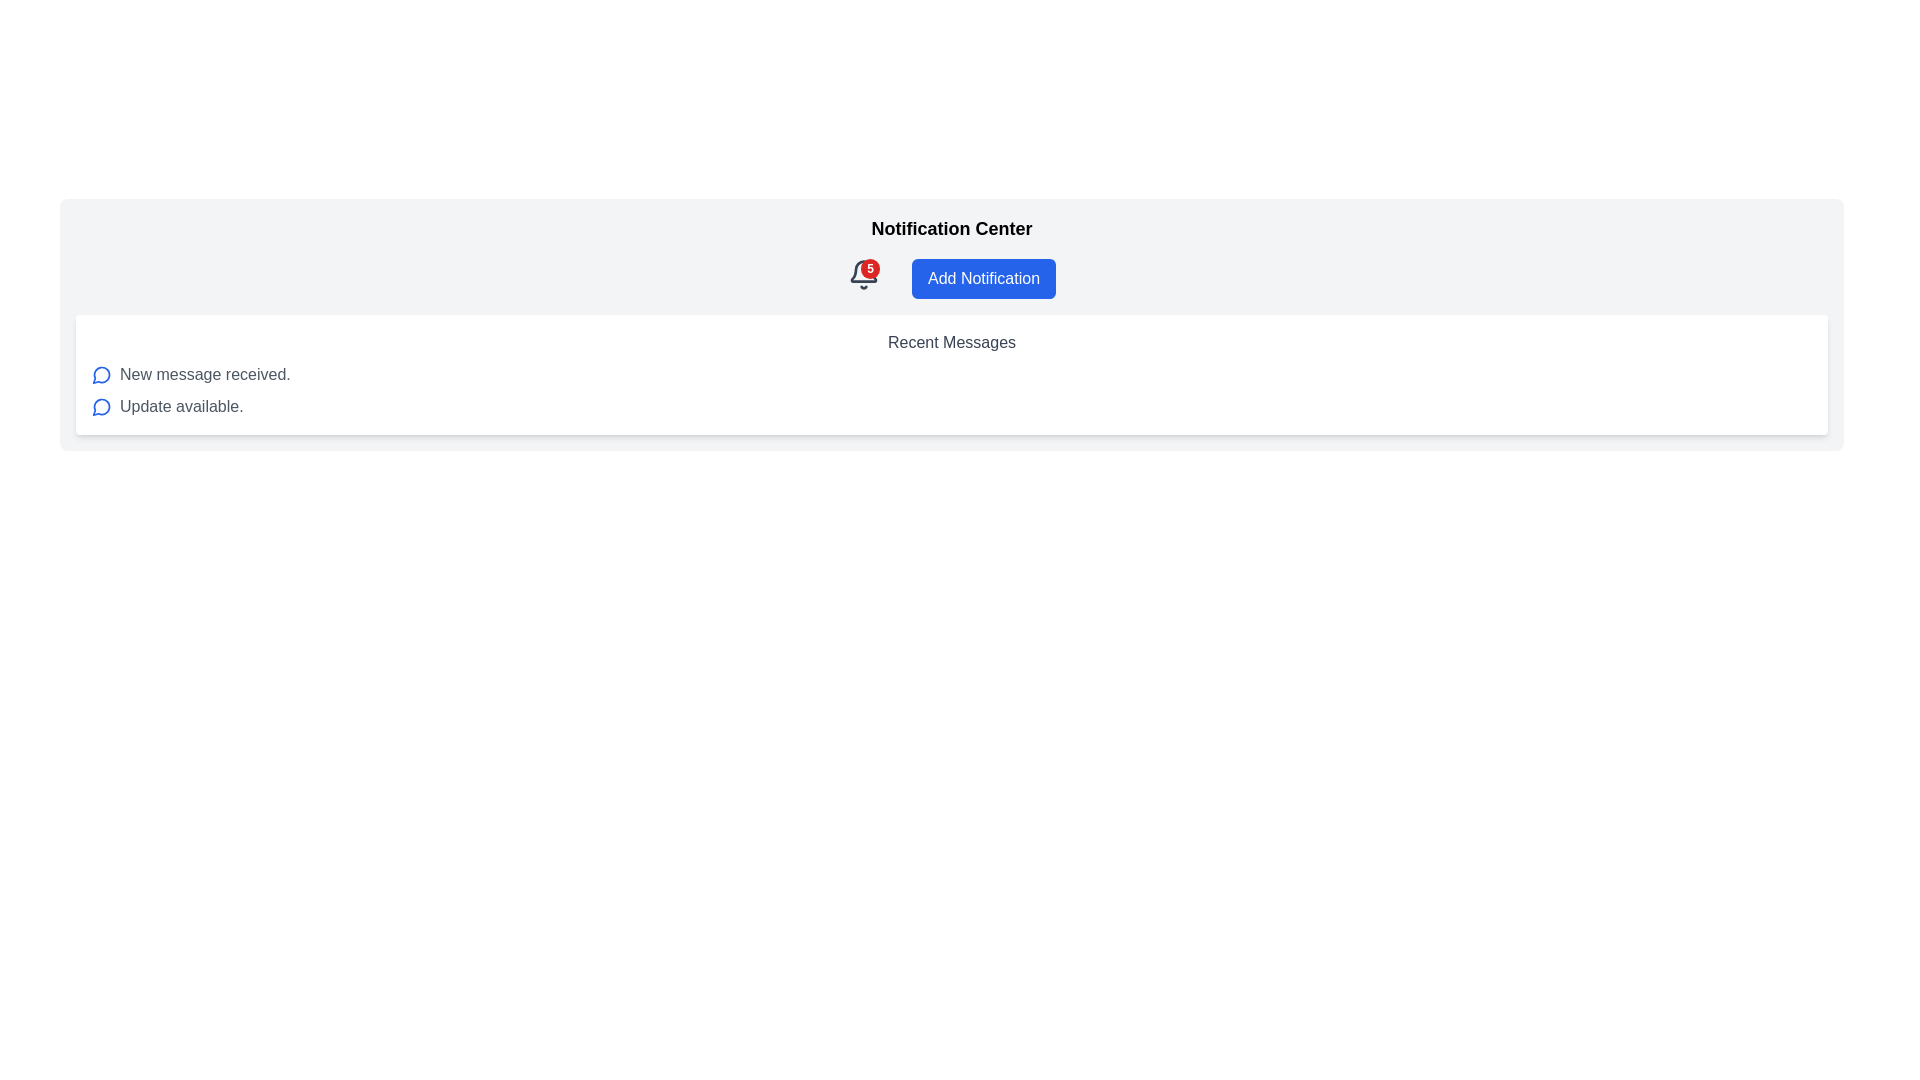 The image size is (1920, 1080). Describe the element at coordinates (950, 227) in the screenshot. I see `the text label that displays 'Notification Center', which is styled in a bold and large font at the top center of the notification interface` at that location.